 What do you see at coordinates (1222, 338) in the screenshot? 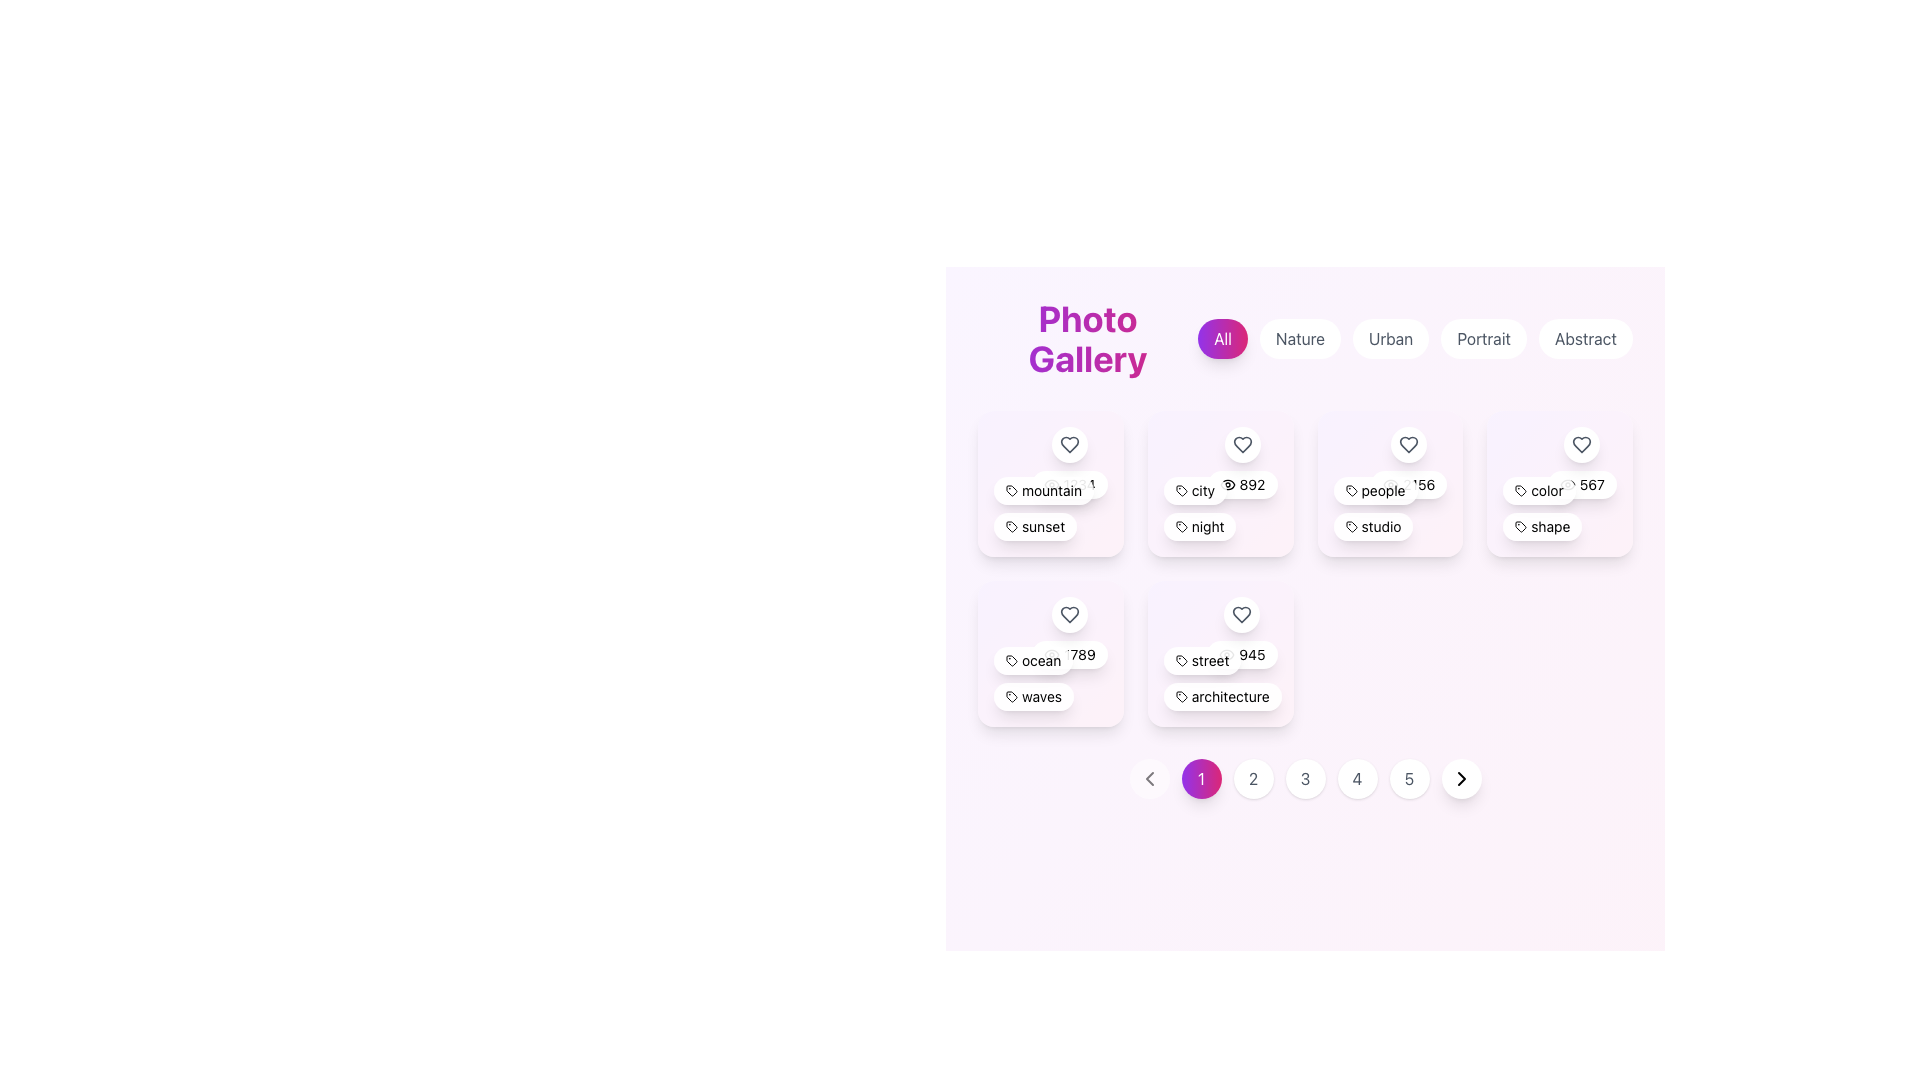
I see `the rounded, pill-shaped button with a gradient background and the text 'All' in bold, white font` at bounding box center [1222, 338].